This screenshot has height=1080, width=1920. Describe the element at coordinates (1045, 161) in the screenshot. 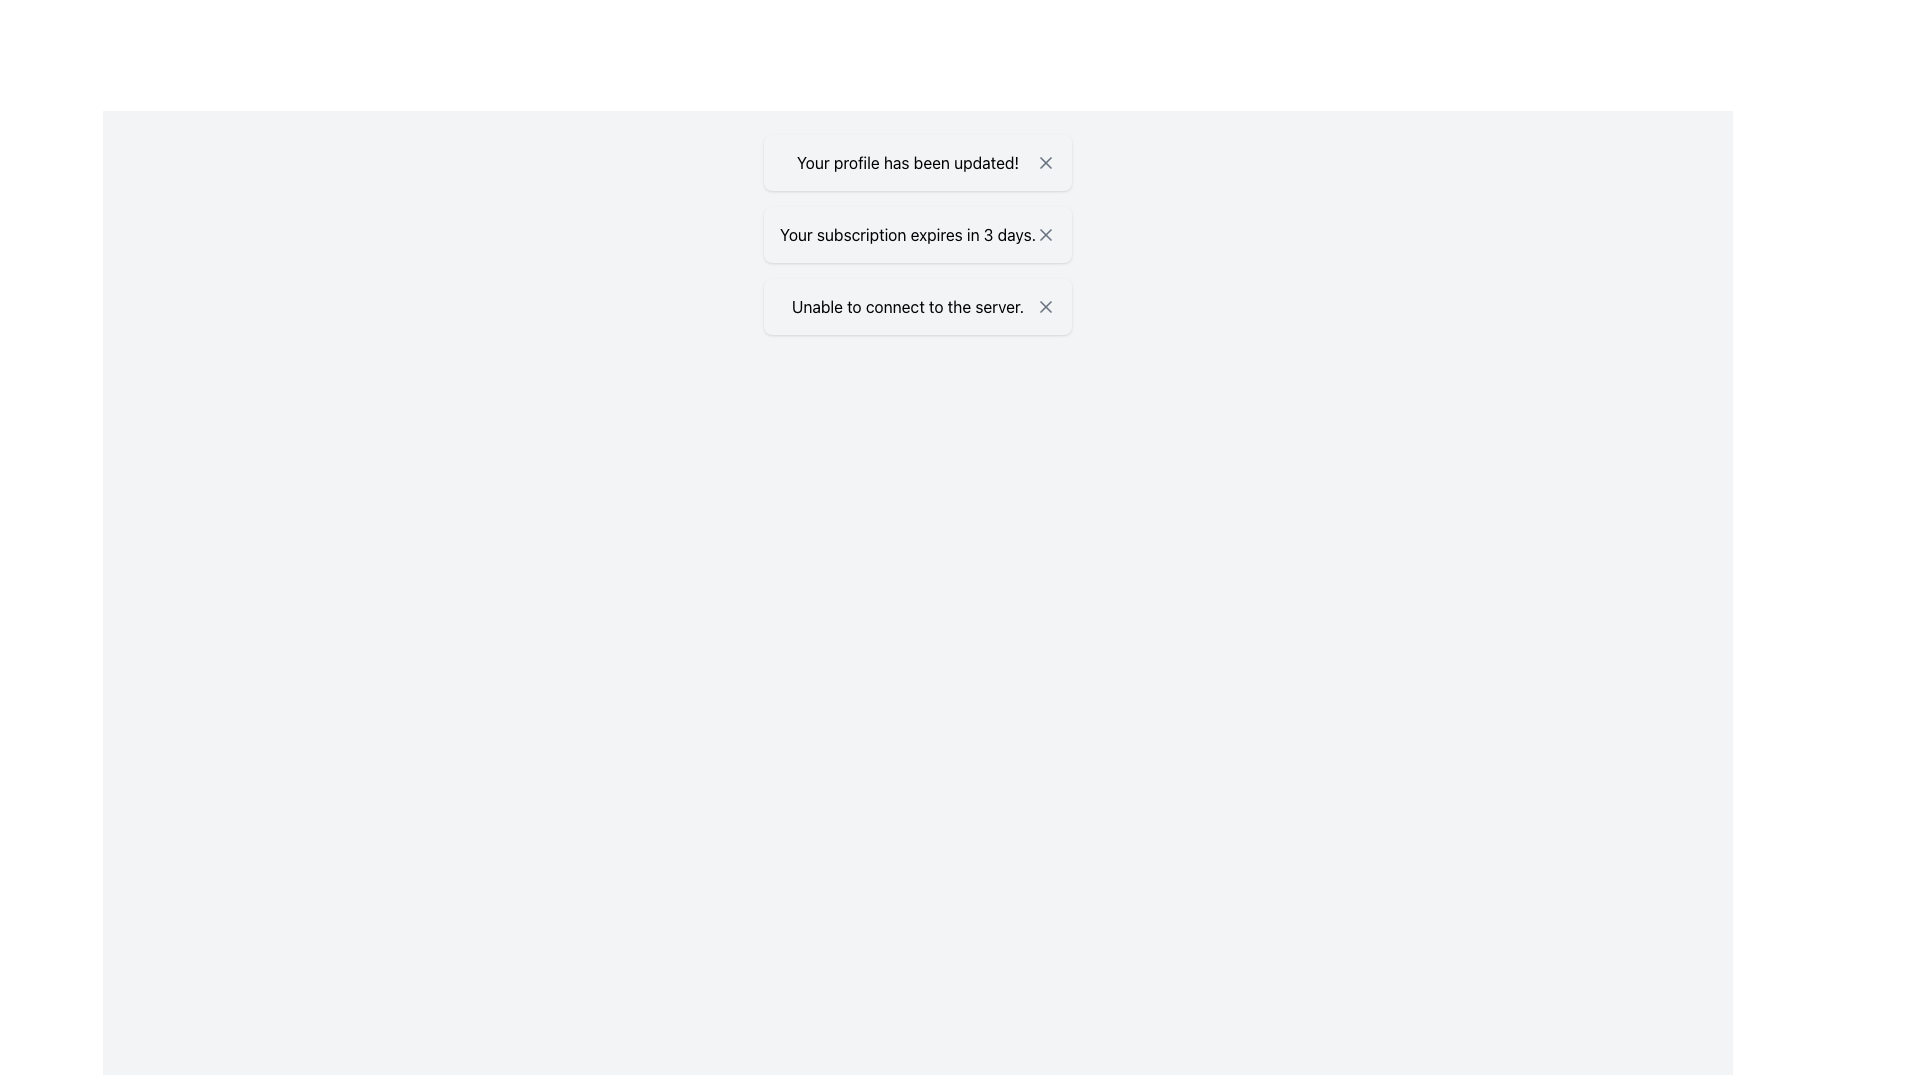

I see `the dismiss button located at the rightmost end of the notification box that reads 'Your profile has been updated!' to observe hover feedback` at that location.